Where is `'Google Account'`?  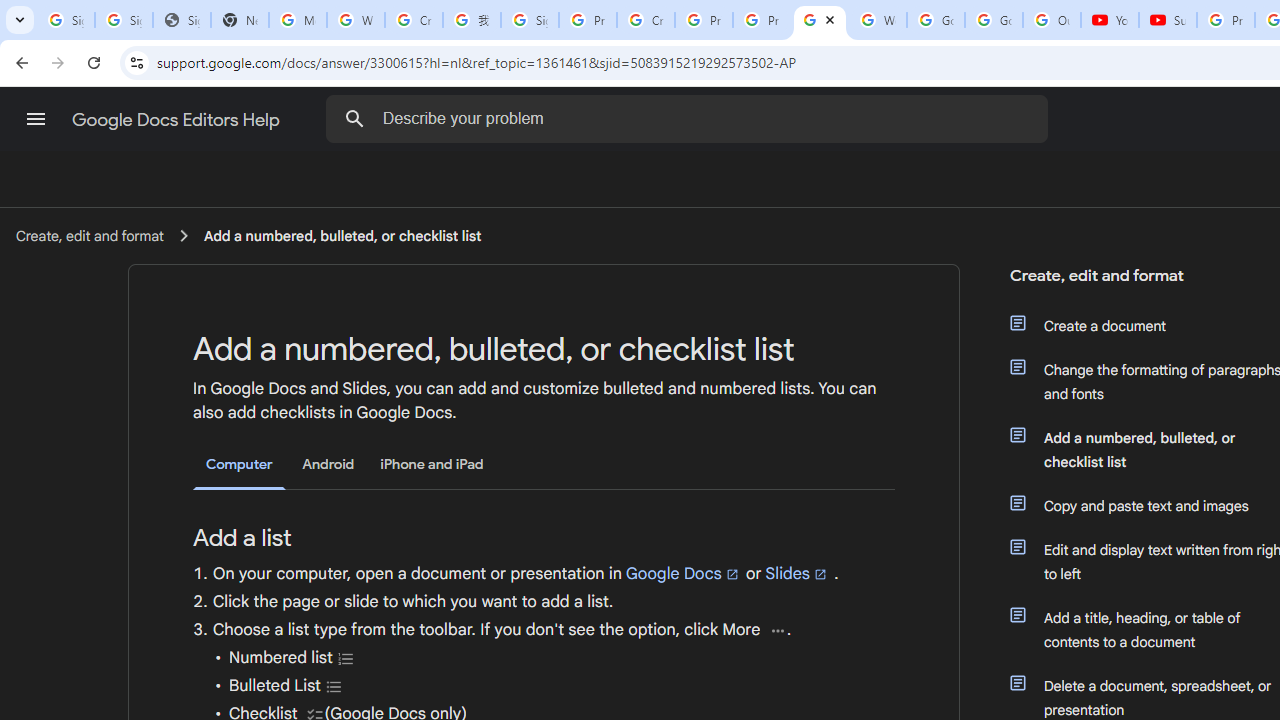
'Google Account' is located at coordinates (993, 20).